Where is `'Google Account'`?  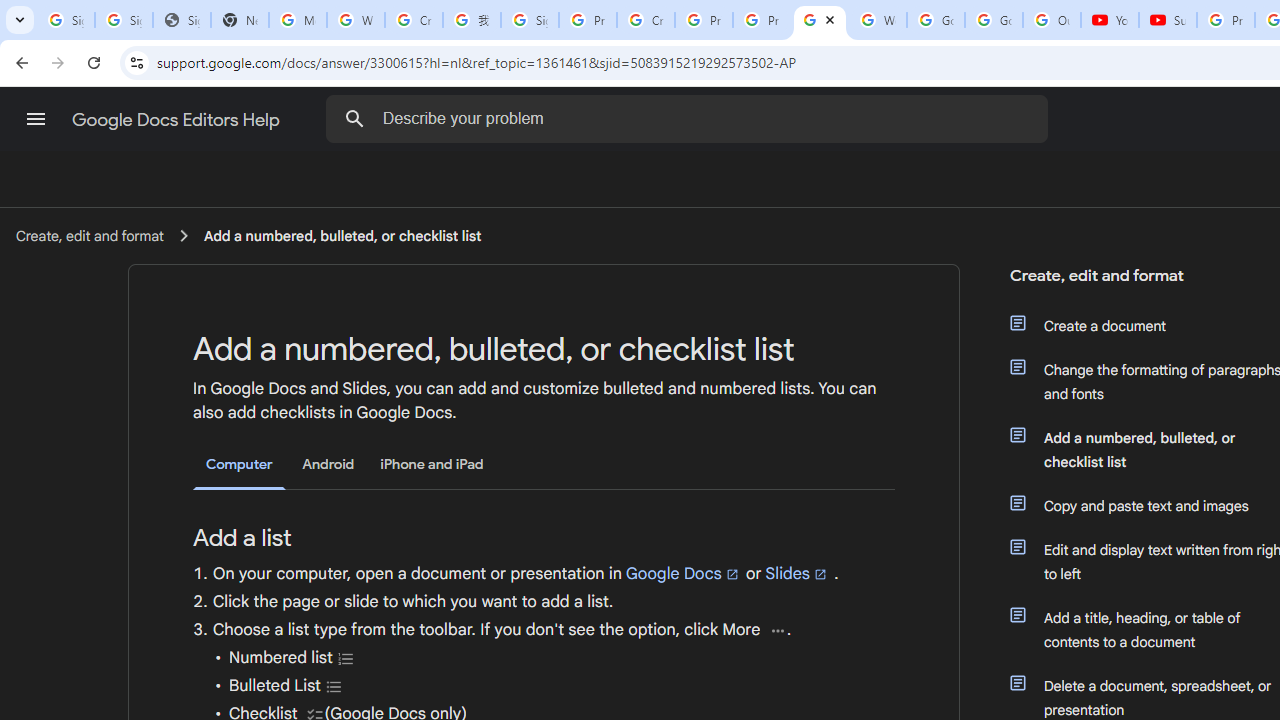
'Google Account' is located at coordinates (993, 20).